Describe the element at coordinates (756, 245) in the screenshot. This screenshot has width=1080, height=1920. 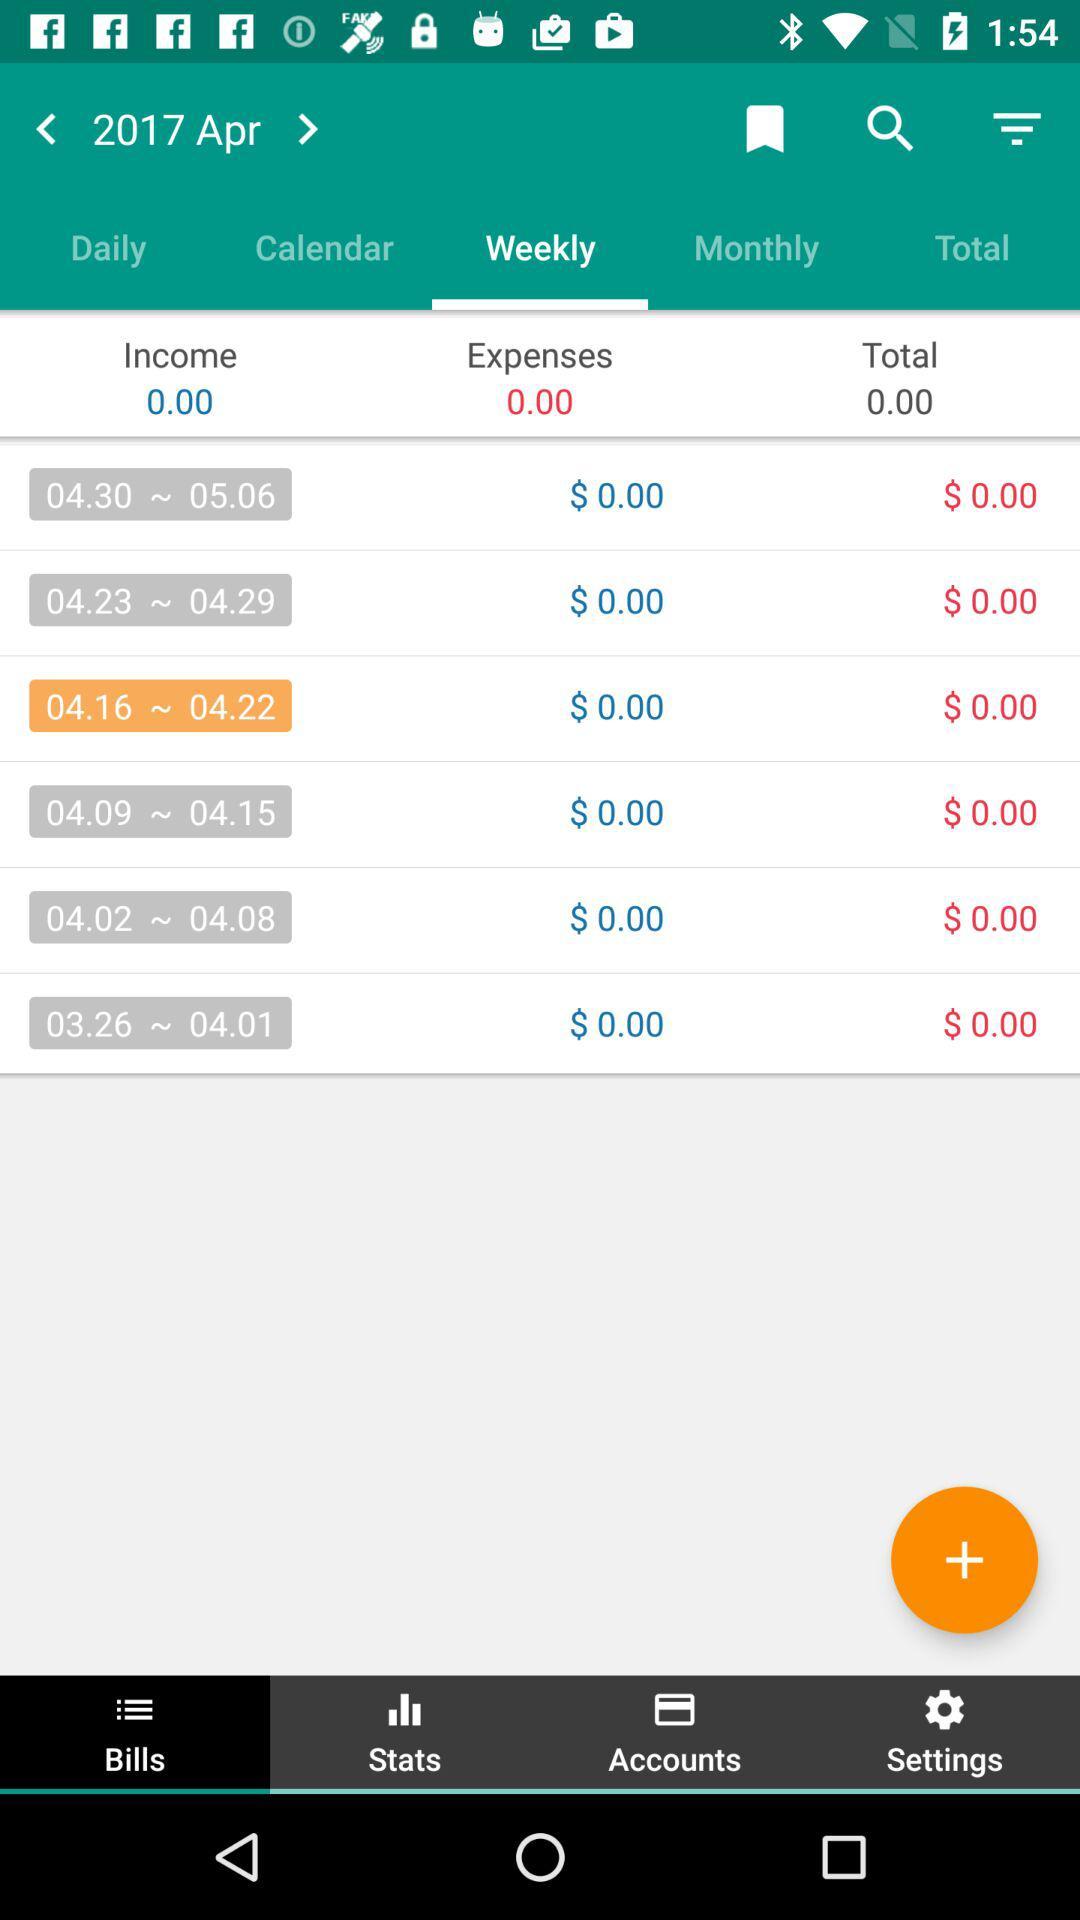
I see `the item to the left of the total` at that location.